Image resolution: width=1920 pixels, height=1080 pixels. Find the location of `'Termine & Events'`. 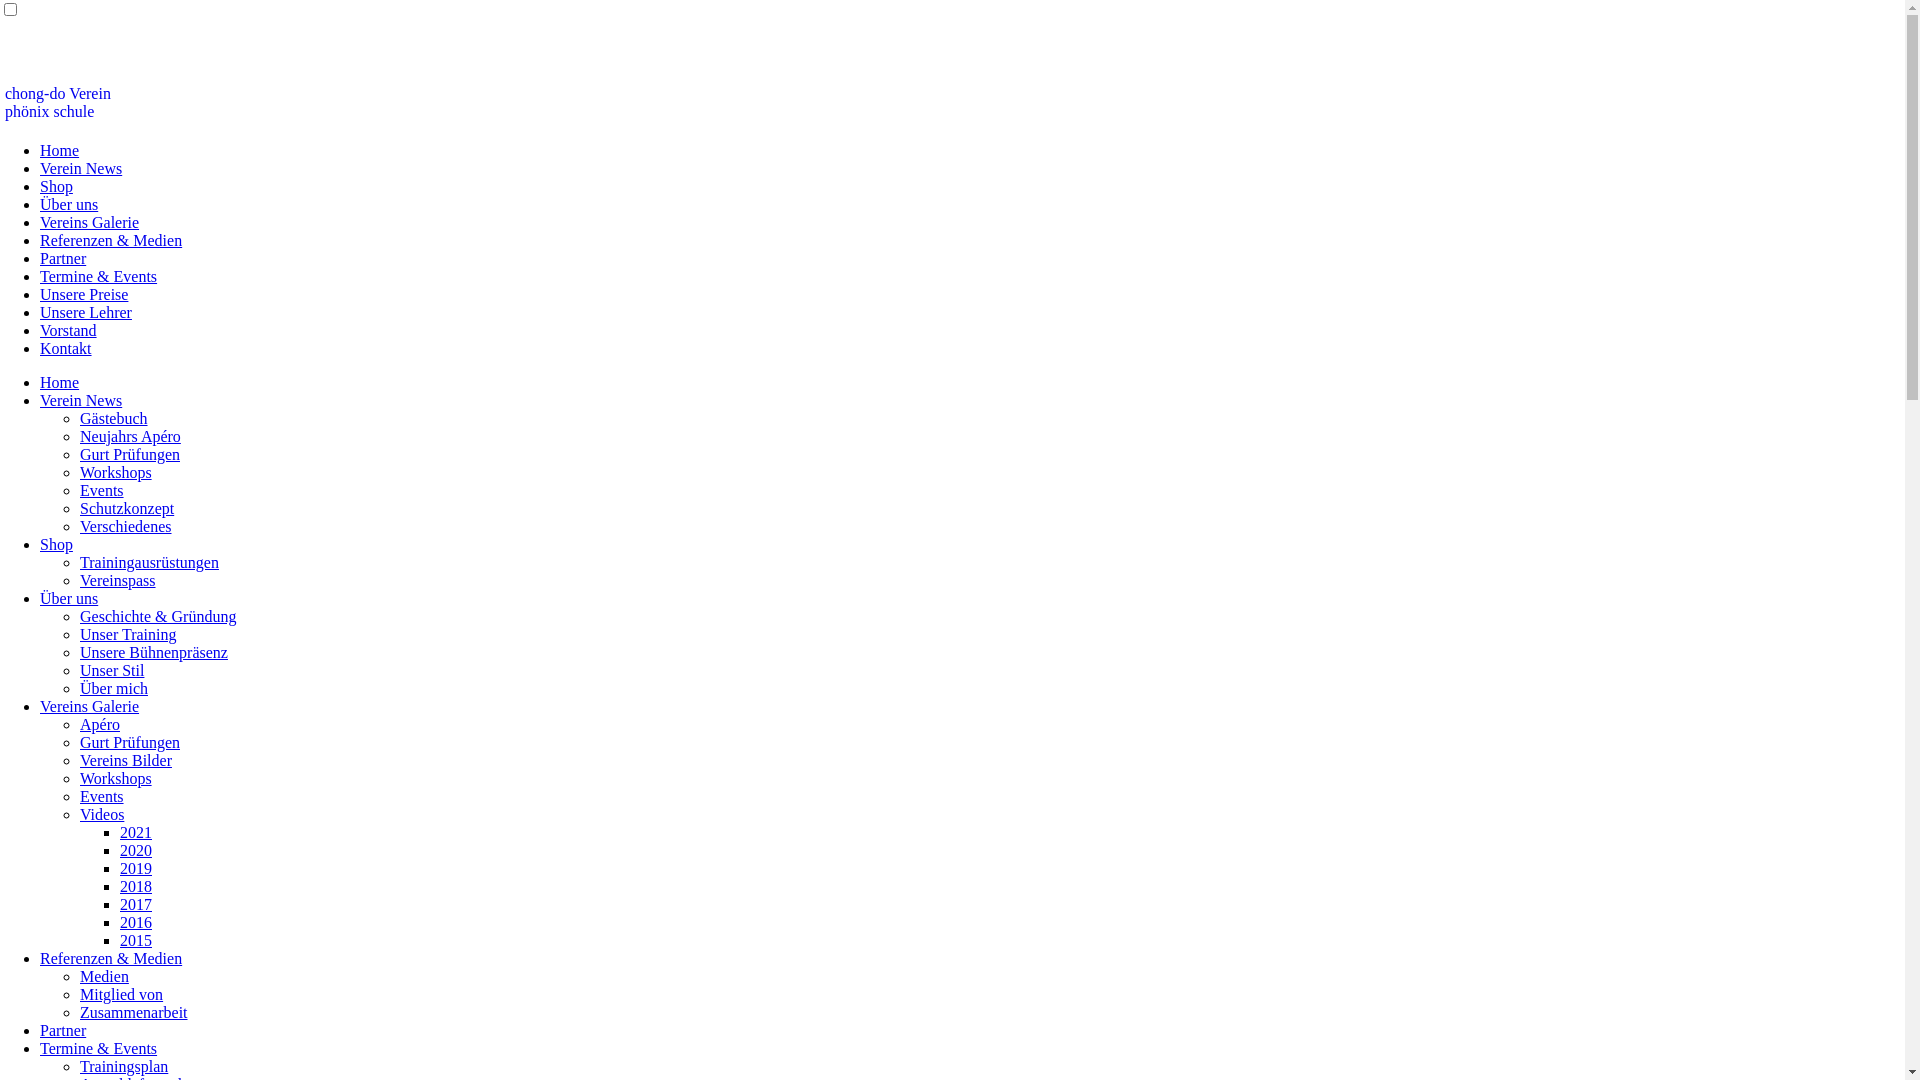

'Termine & Events' is located at coordinates (97, 1047).